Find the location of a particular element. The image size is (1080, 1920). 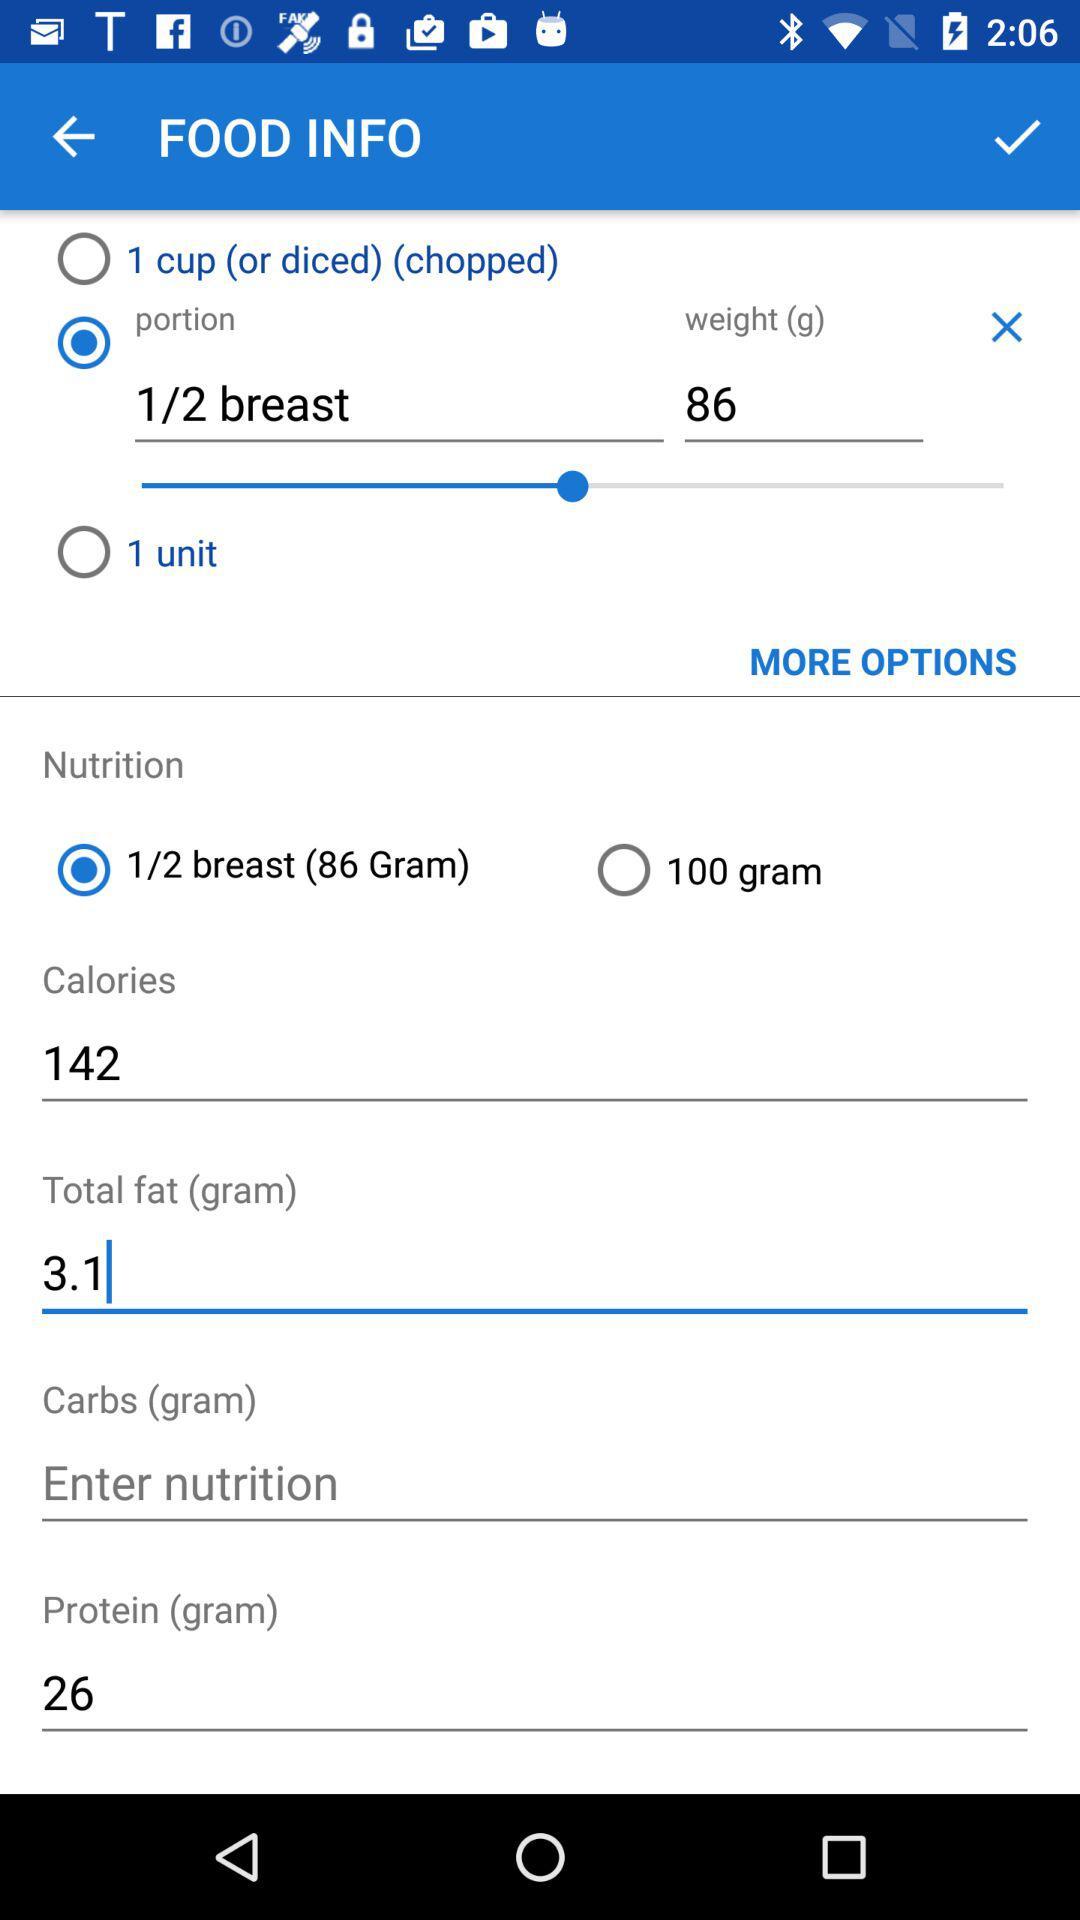

1 cup or is located at coordinates (453, 257).